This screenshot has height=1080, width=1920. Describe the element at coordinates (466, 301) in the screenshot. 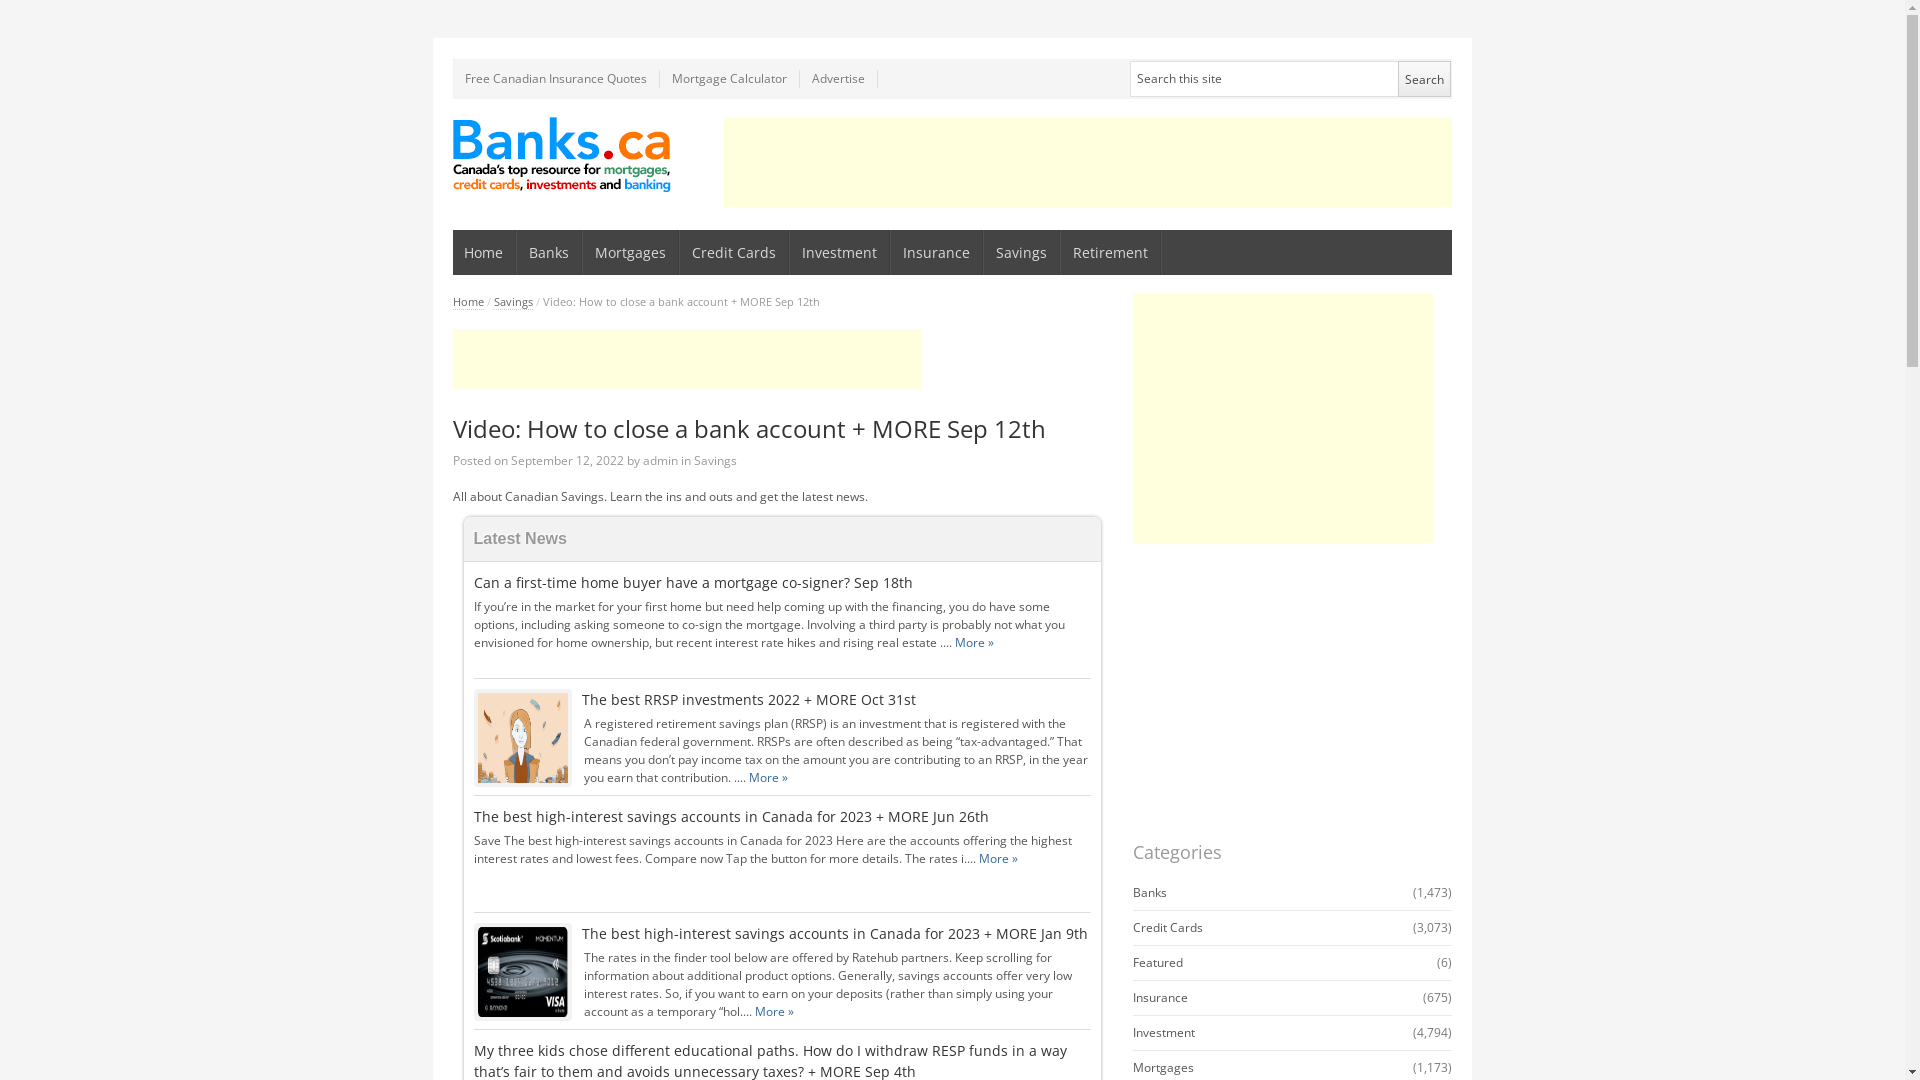

I see `'Home'` at that location.